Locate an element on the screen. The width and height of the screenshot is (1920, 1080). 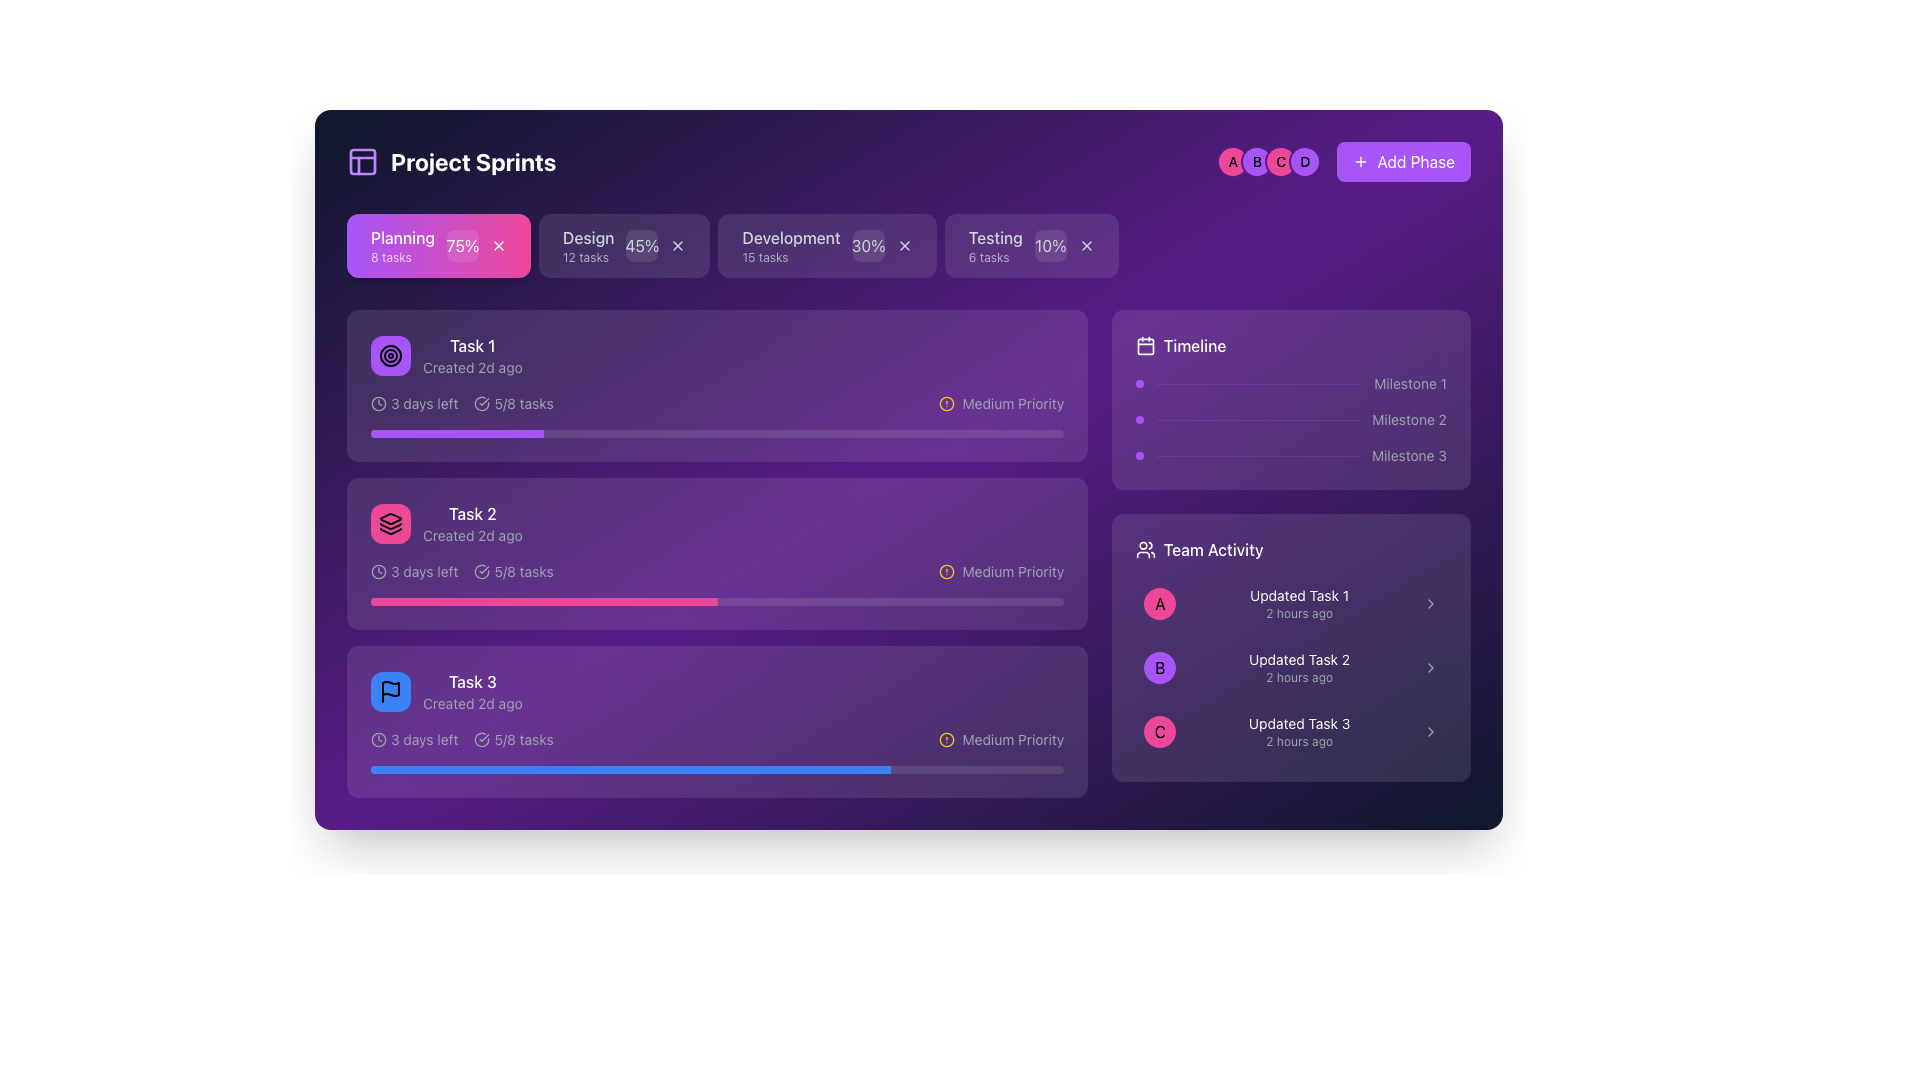
the text label reading 'Milestone 1' located in the timeline section of the card-like interface is located at coordinates (1409, 384).